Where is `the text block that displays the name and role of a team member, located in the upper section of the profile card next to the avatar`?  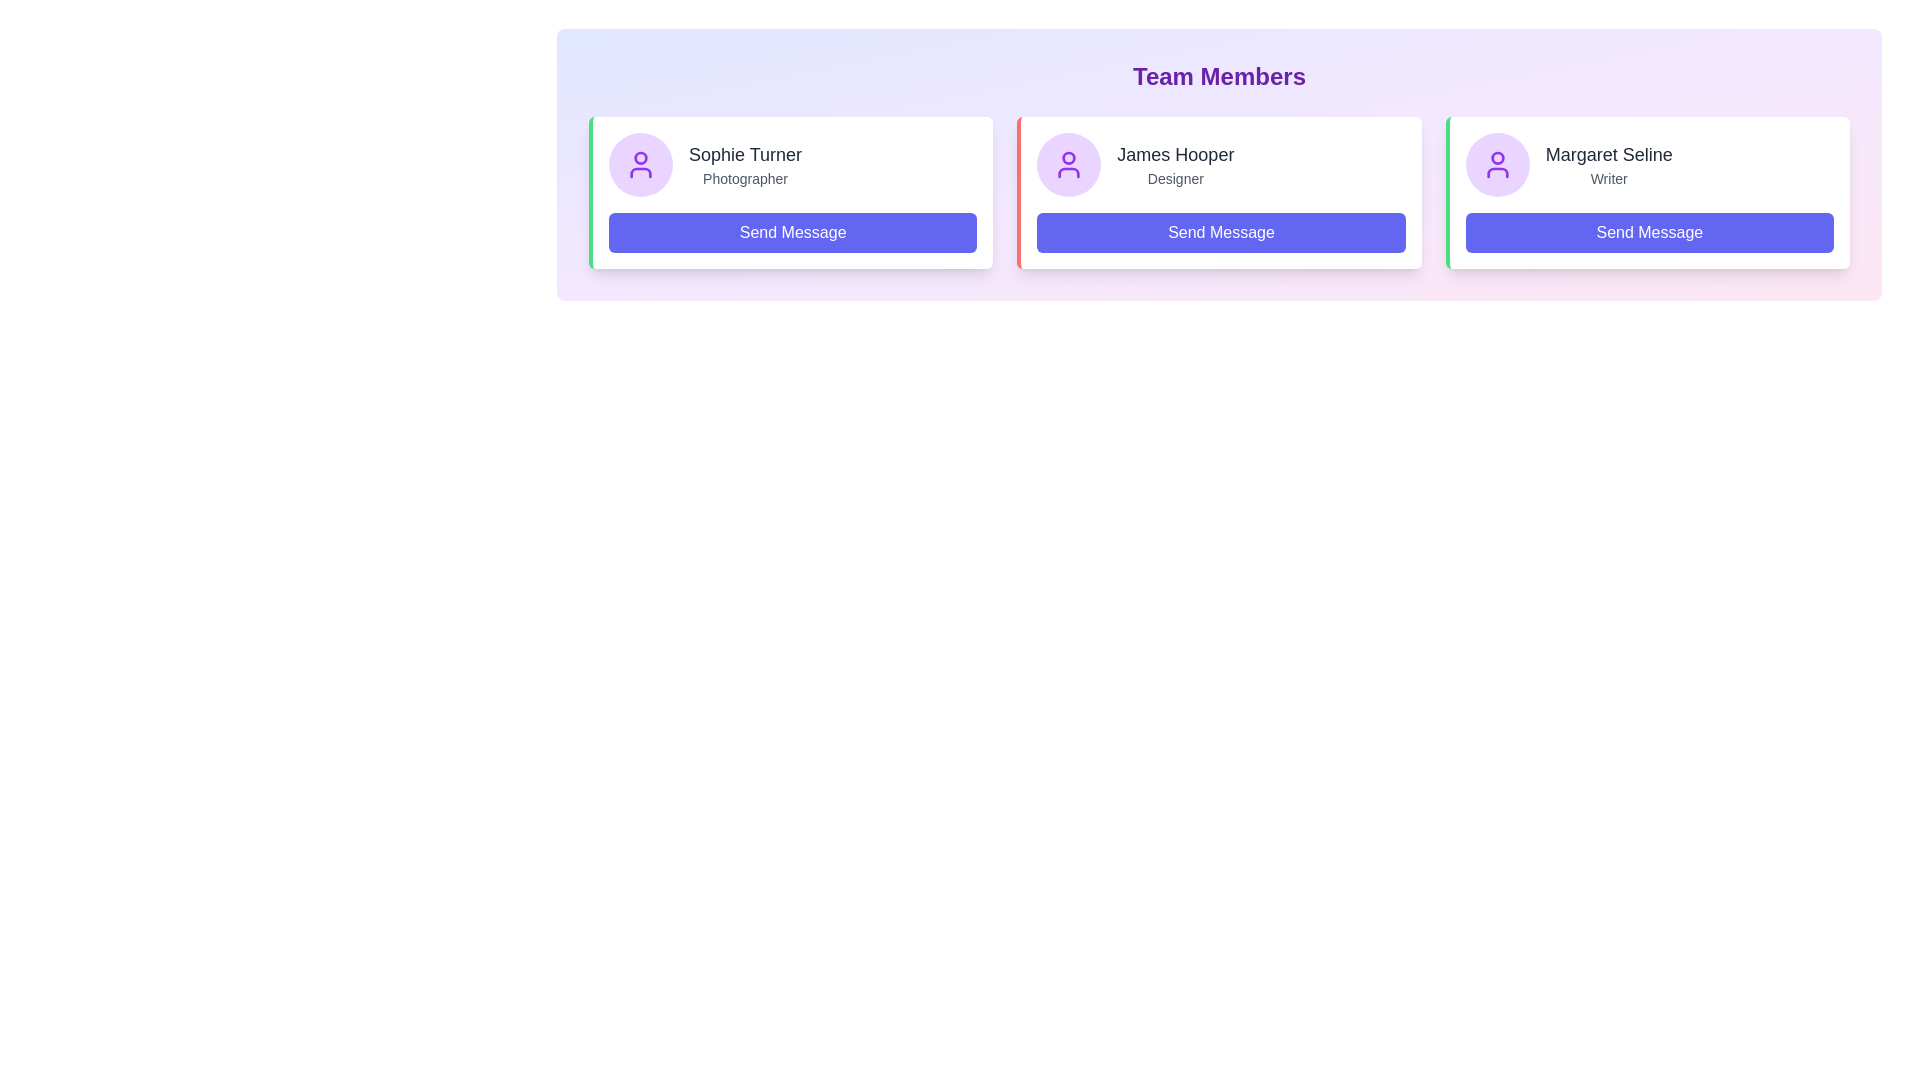 the text block that displays the name and role of a team member, located in the upper section of the profile card next to the avatar is located at coordinates (792, 164).